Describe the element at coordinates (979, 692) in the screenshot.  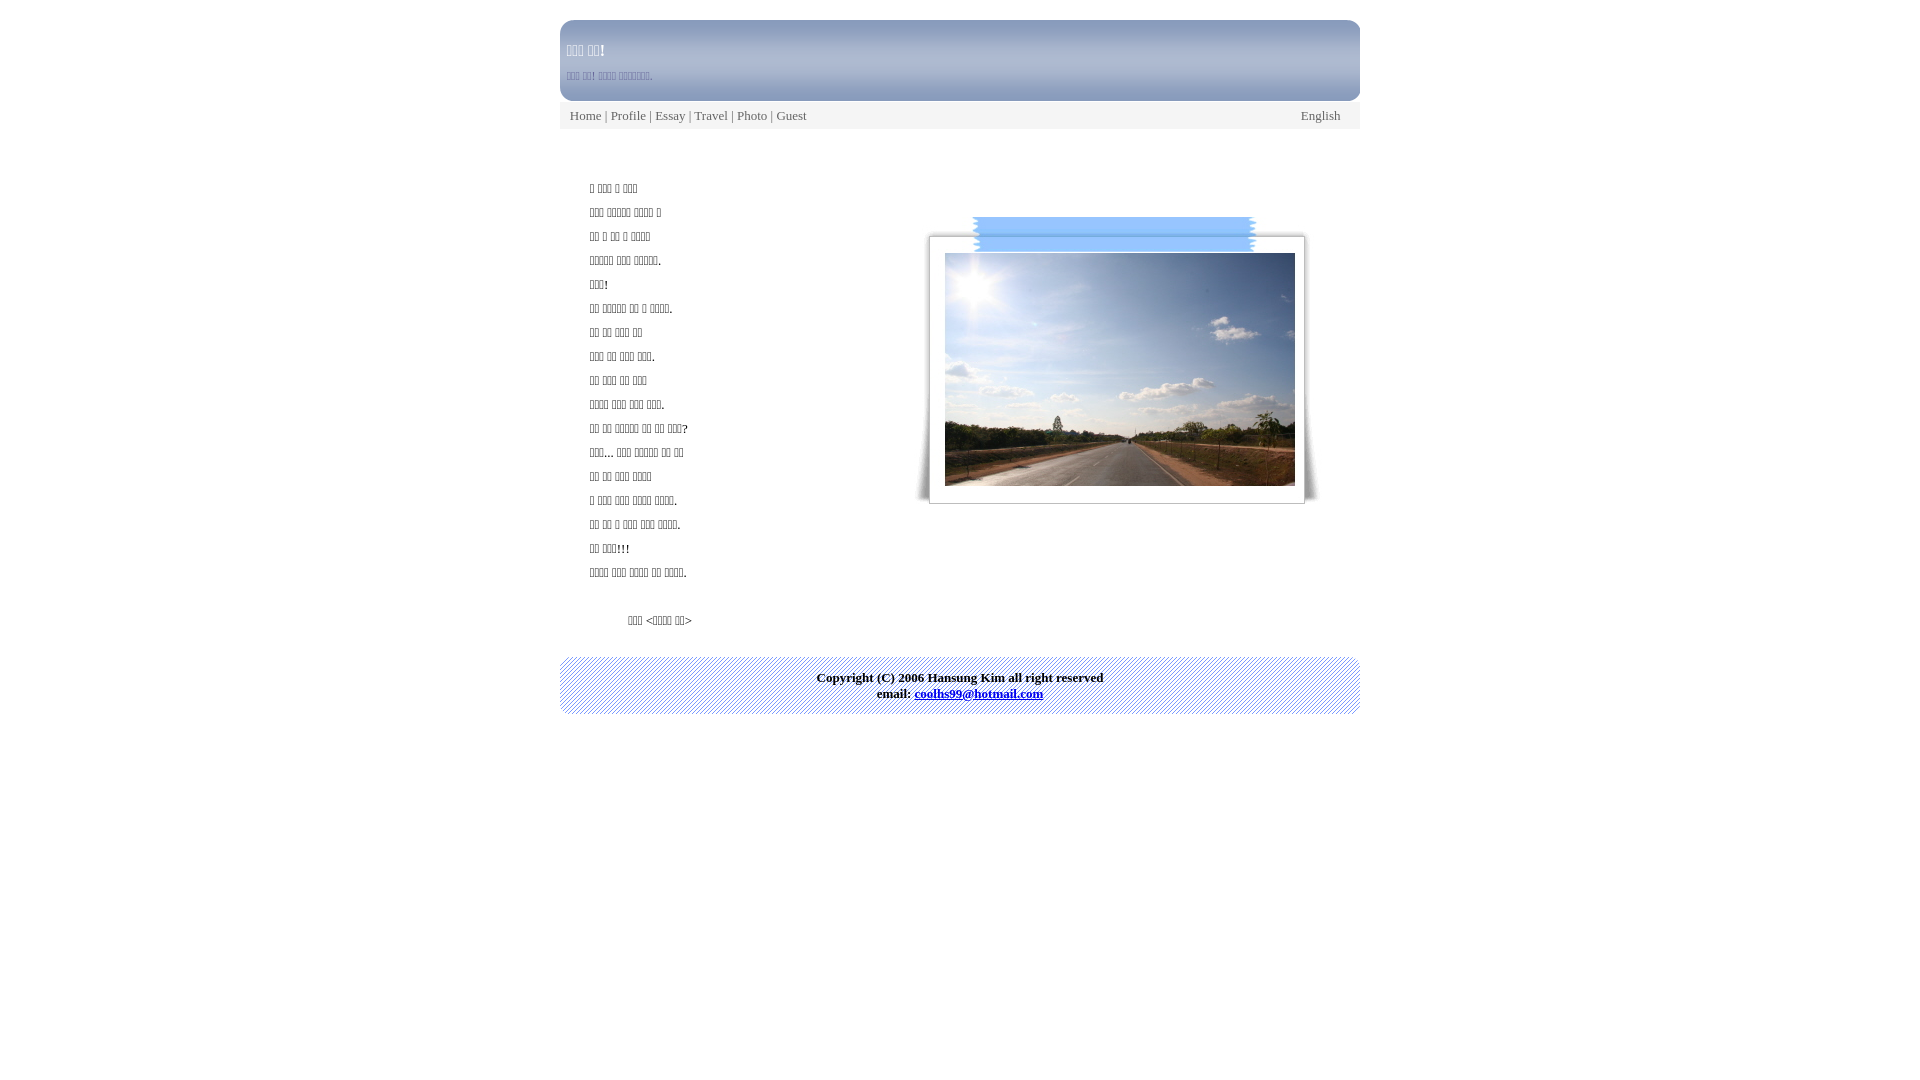
I see `'coolhs99@hotmail.com'` at that location.